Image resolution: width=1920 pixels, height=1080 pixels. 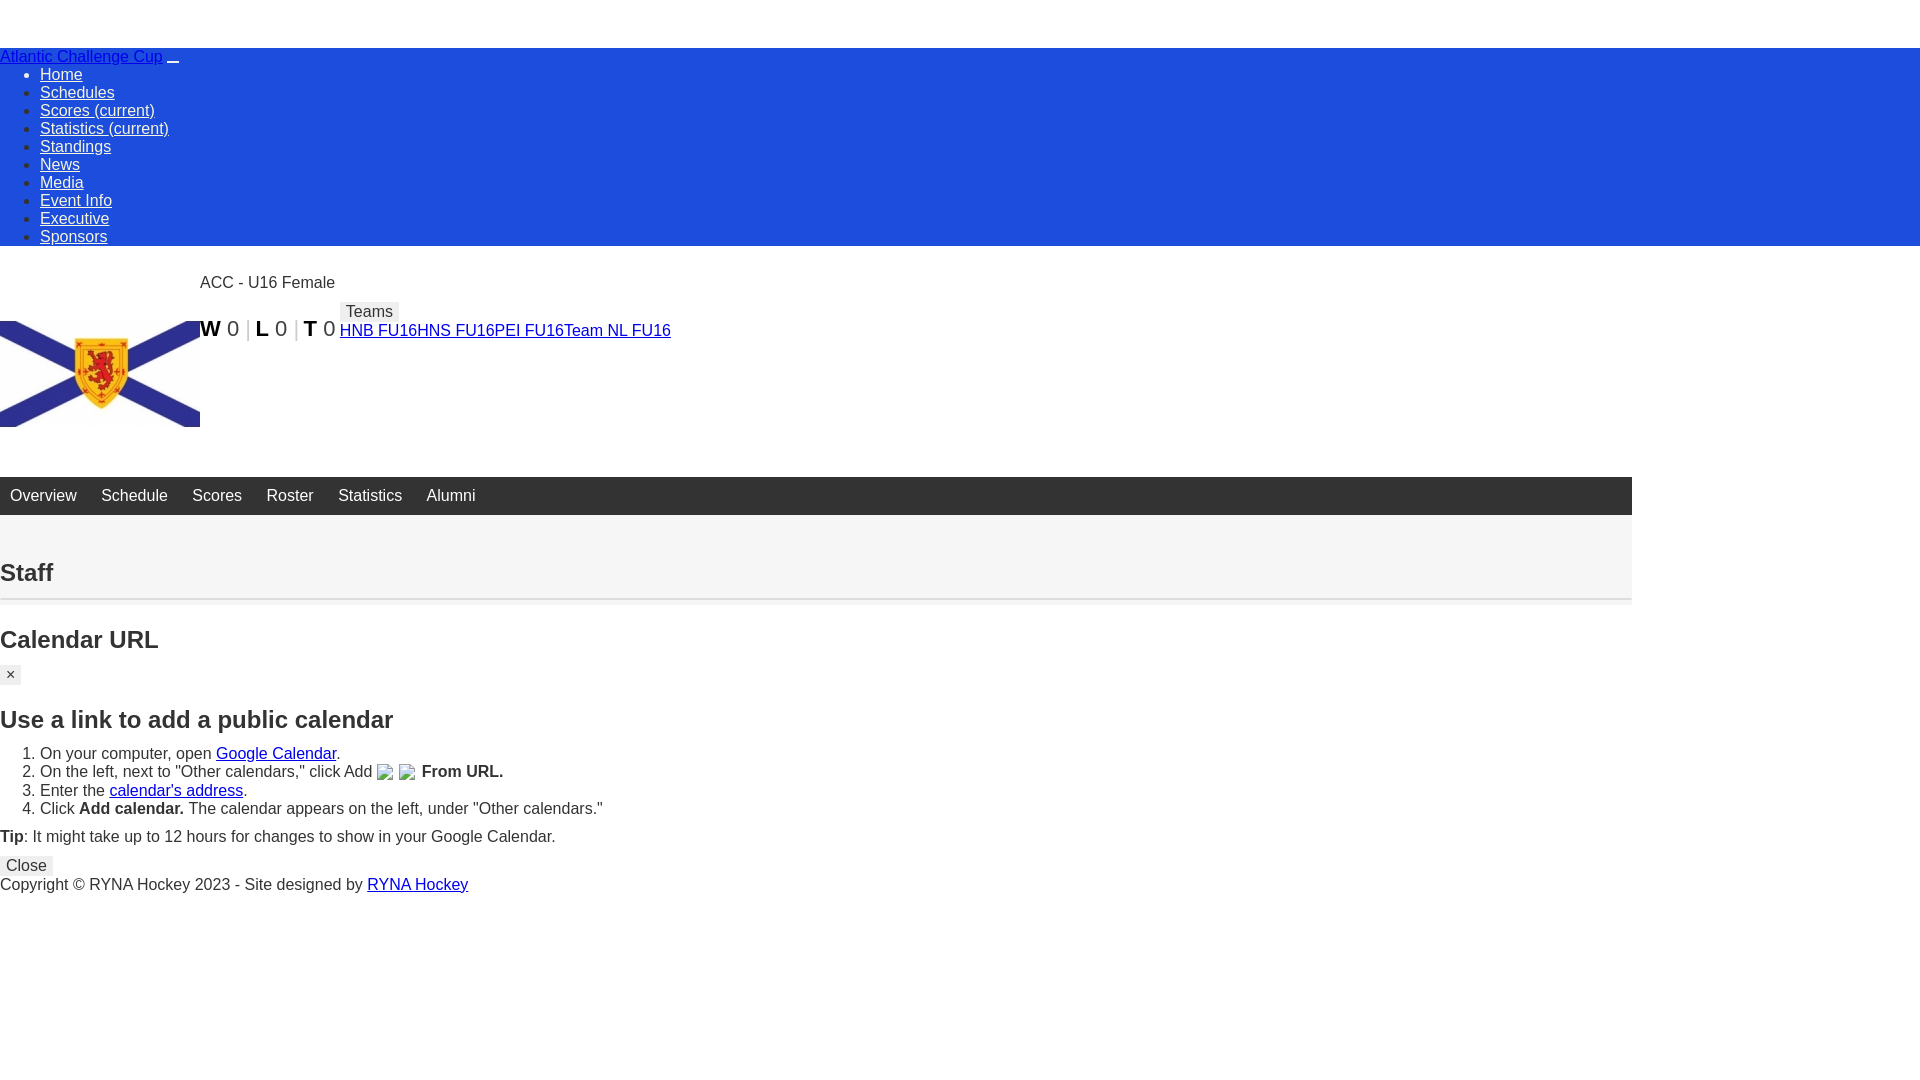 What do you see at coordinates (59, 163) in the screenshot?
I see `'News'` at bounding box center [59, 163].